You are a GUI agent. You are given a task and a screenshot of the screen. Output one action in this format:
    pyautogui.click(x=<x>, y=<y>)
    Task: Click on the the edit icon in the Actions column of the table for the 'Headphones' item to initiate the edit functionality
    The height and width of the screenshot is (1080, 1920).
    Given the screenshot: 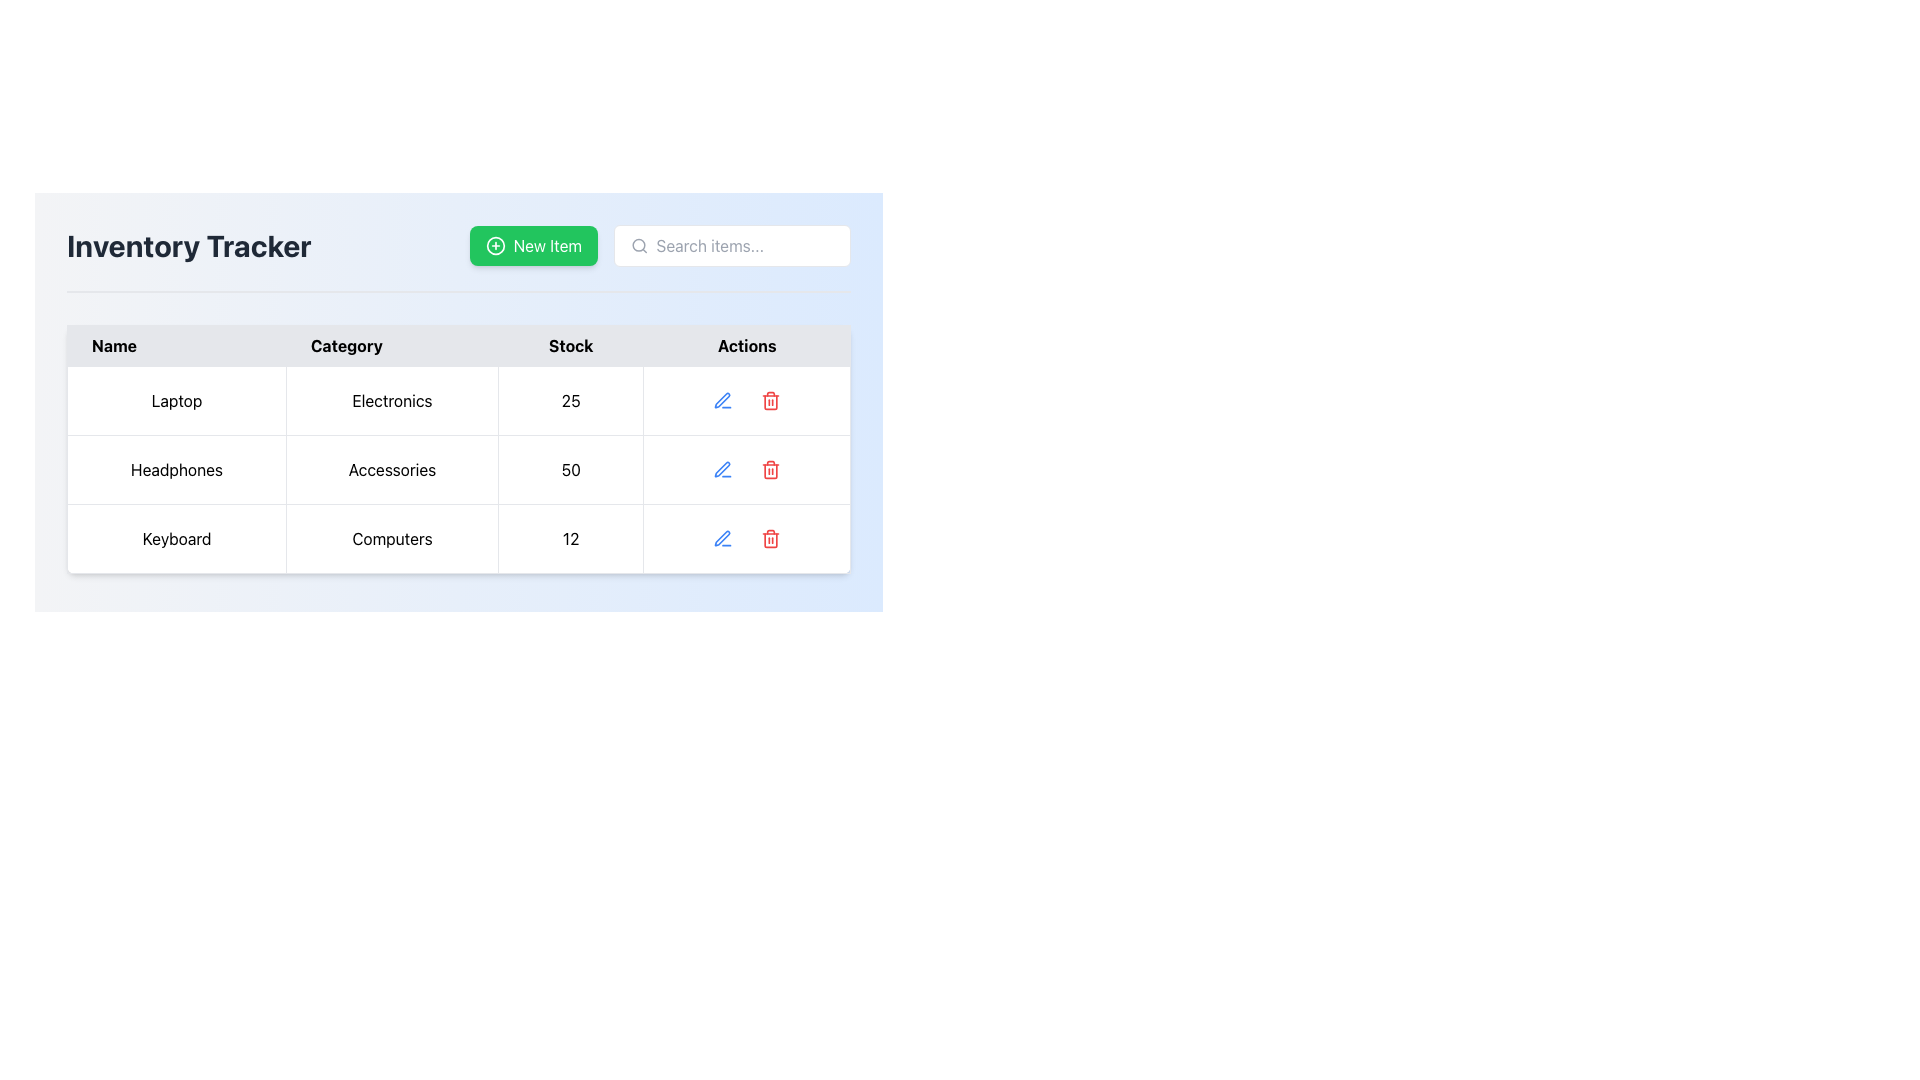 What is the action you would take?
    pyautogui.click(x=722, y=470)
    